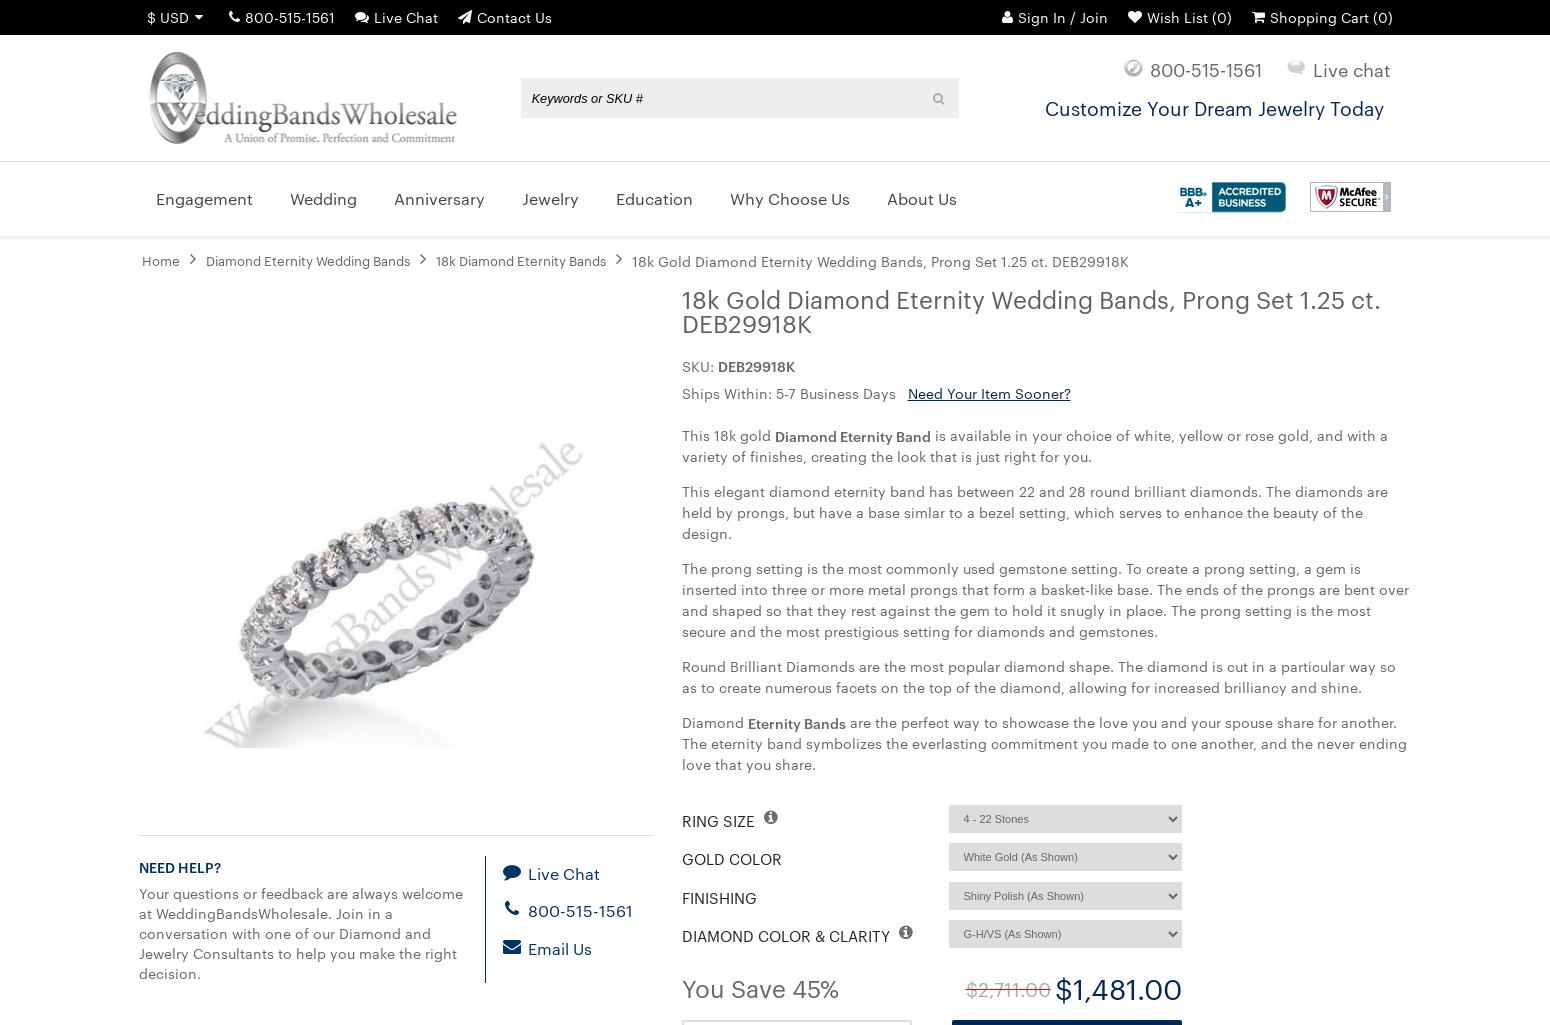 The width and height of the screenshot is (1550, 1025). What do you see at coordinates (1034, 510) in the screenshot?
I see `'This elegant diamond eternity band has between 22 and 28 round brilliant diamonds.  The diamonds are held by prongs, but have a base simlar to a bezel setting, which serves to enhance the beauty of the design.'` at bounding box center [1034, 510].